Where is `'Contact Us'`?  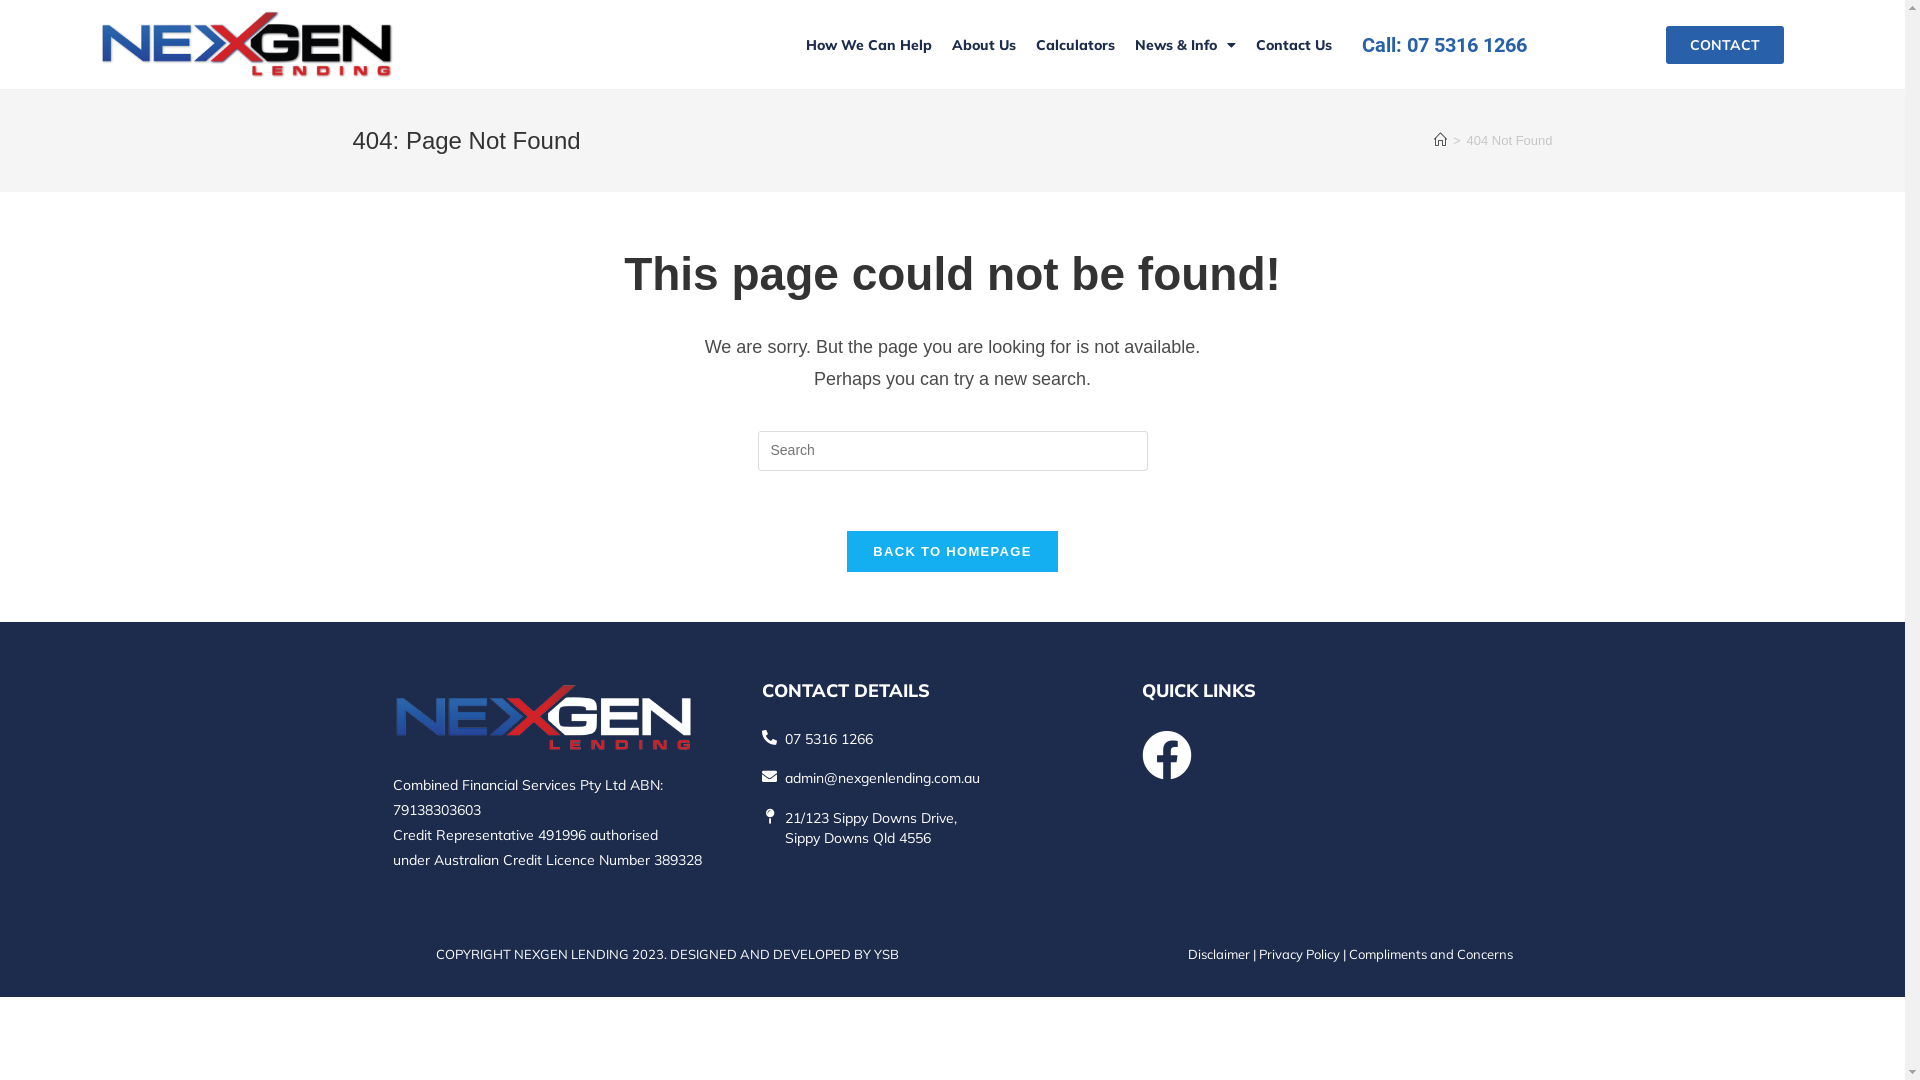 'Contact Us' is located at coordinates (1294, 45).